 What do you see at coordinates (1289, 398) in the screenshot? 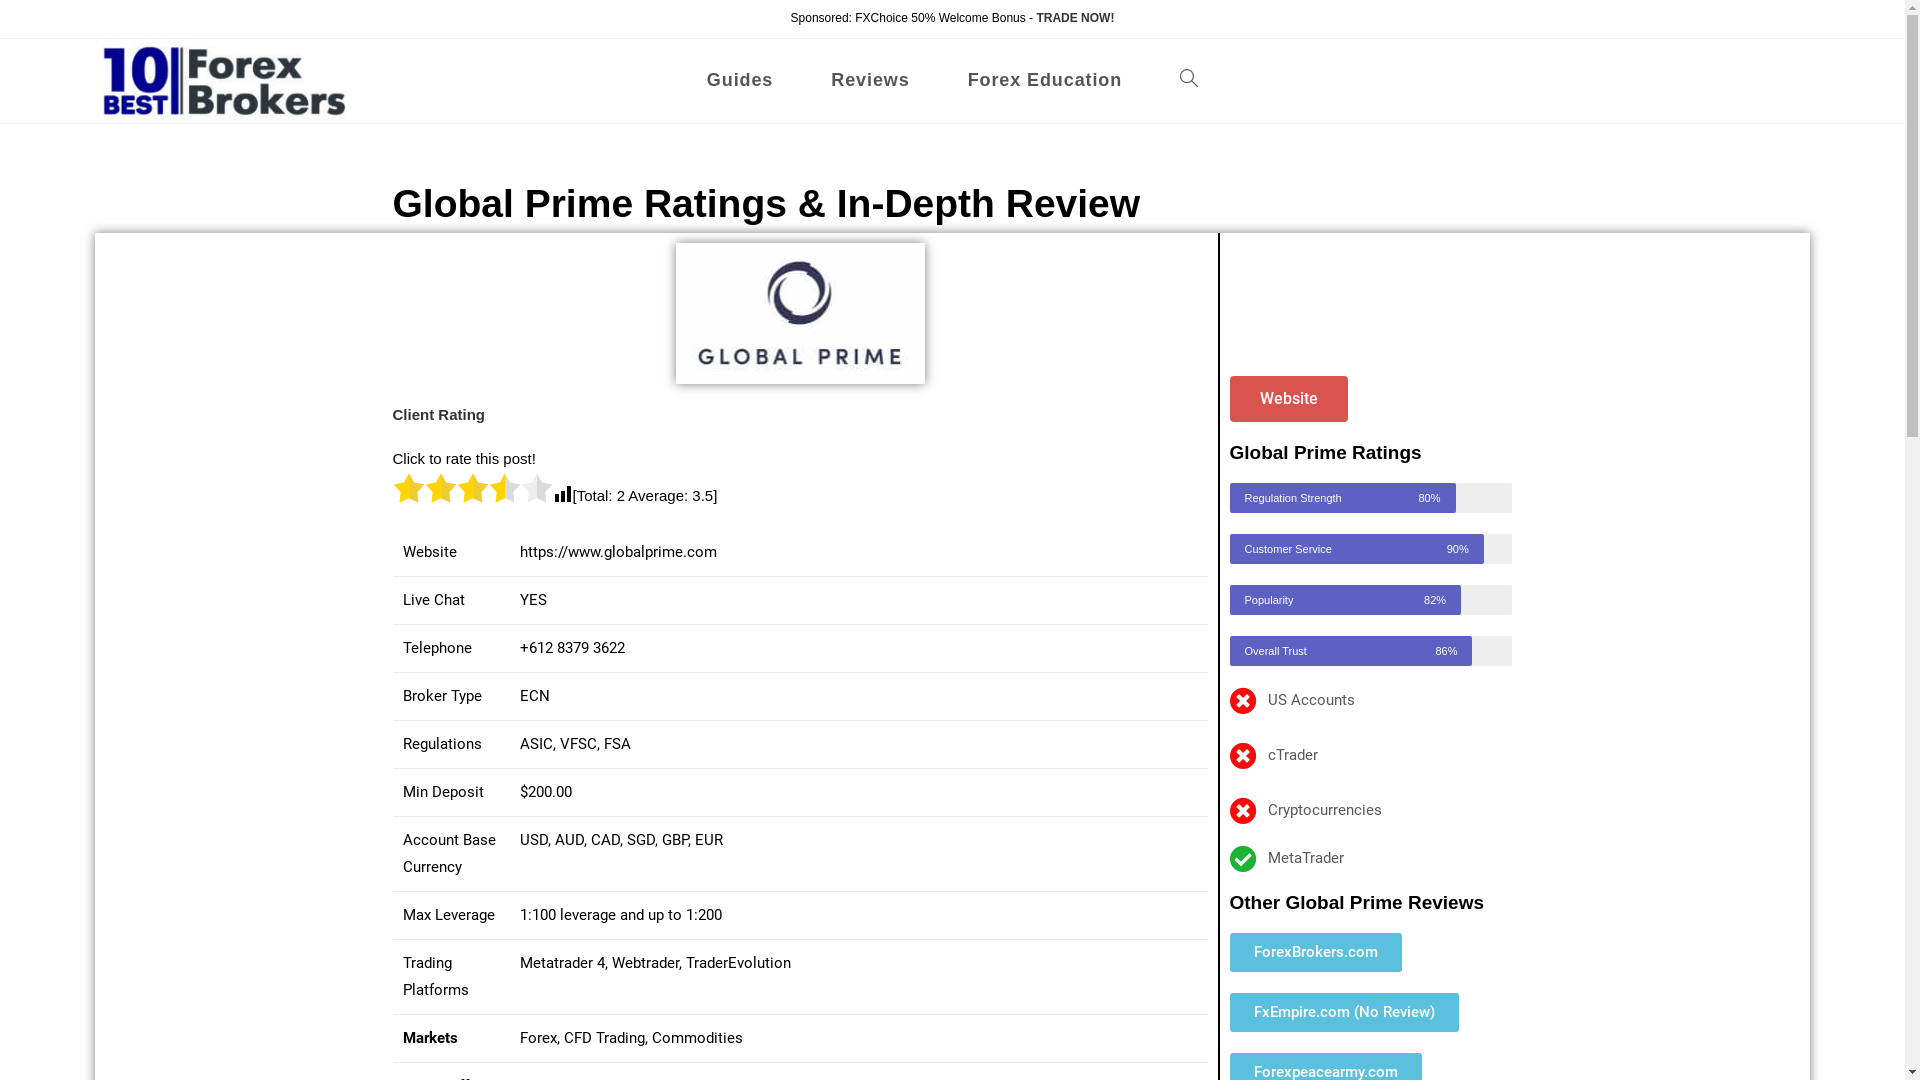
I see `'Website'` at bounding box center [1289, 398].